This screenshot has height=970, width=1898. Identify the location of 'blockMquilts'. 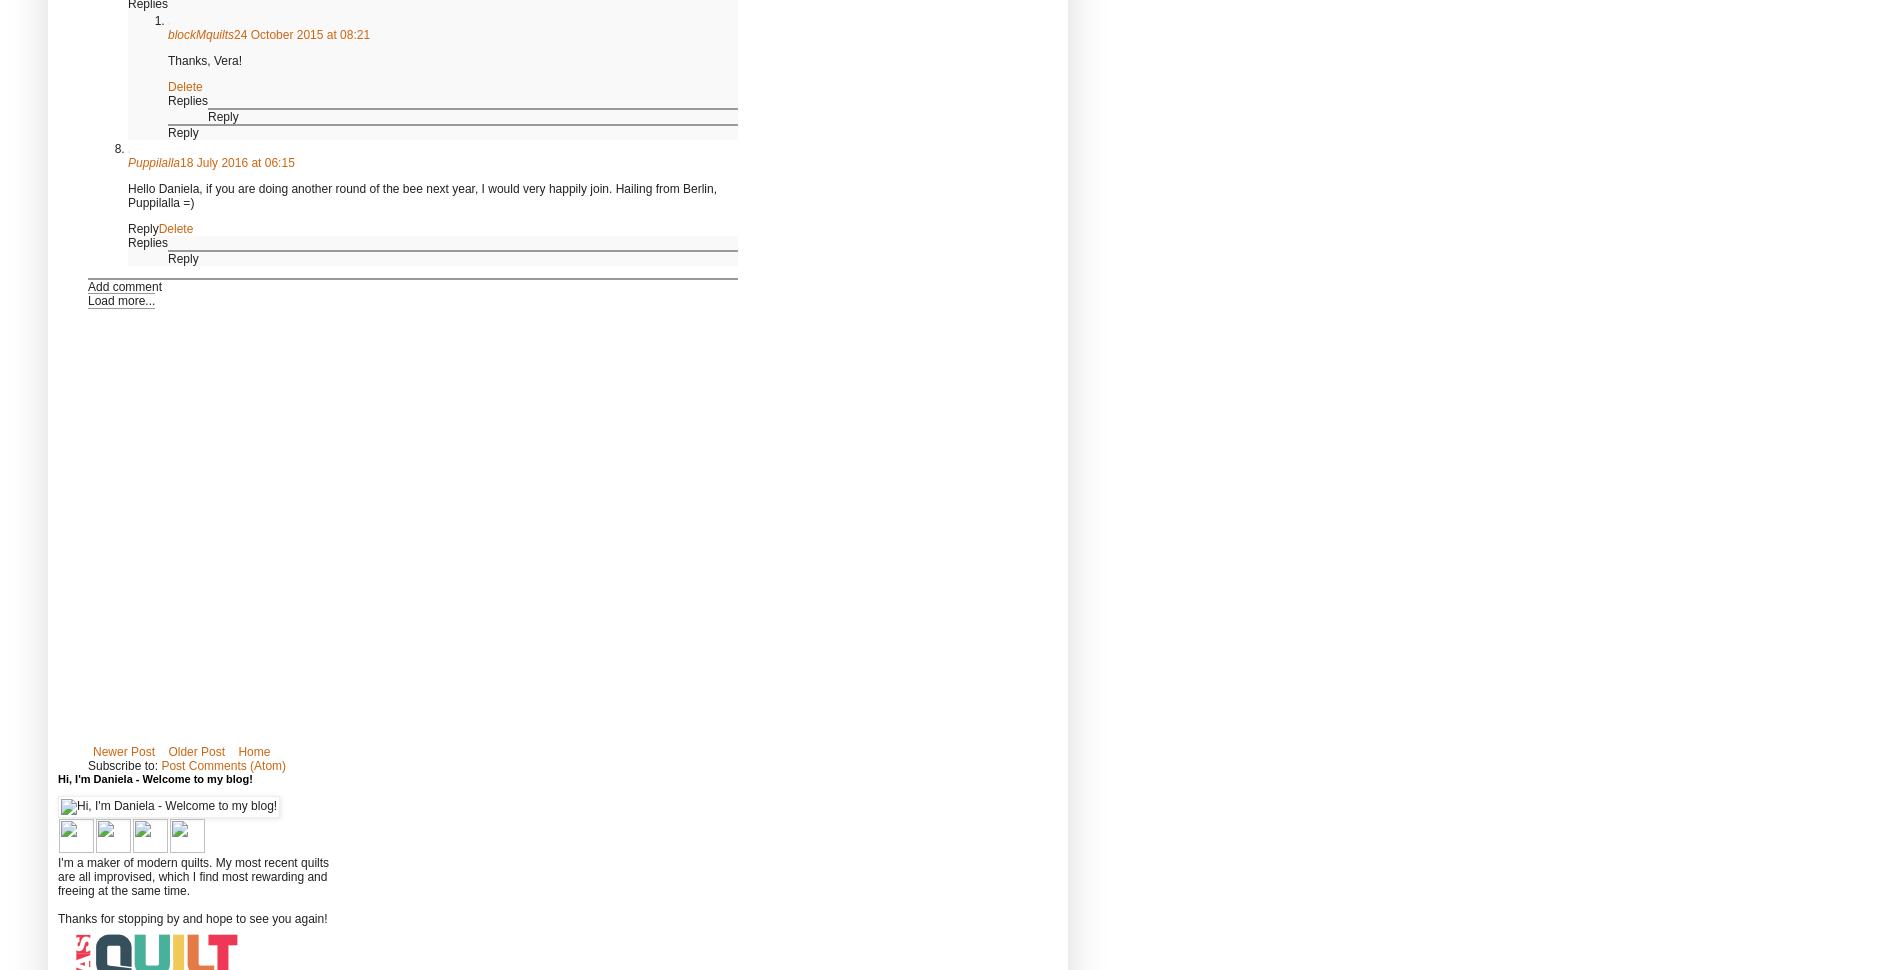
(199, 34).